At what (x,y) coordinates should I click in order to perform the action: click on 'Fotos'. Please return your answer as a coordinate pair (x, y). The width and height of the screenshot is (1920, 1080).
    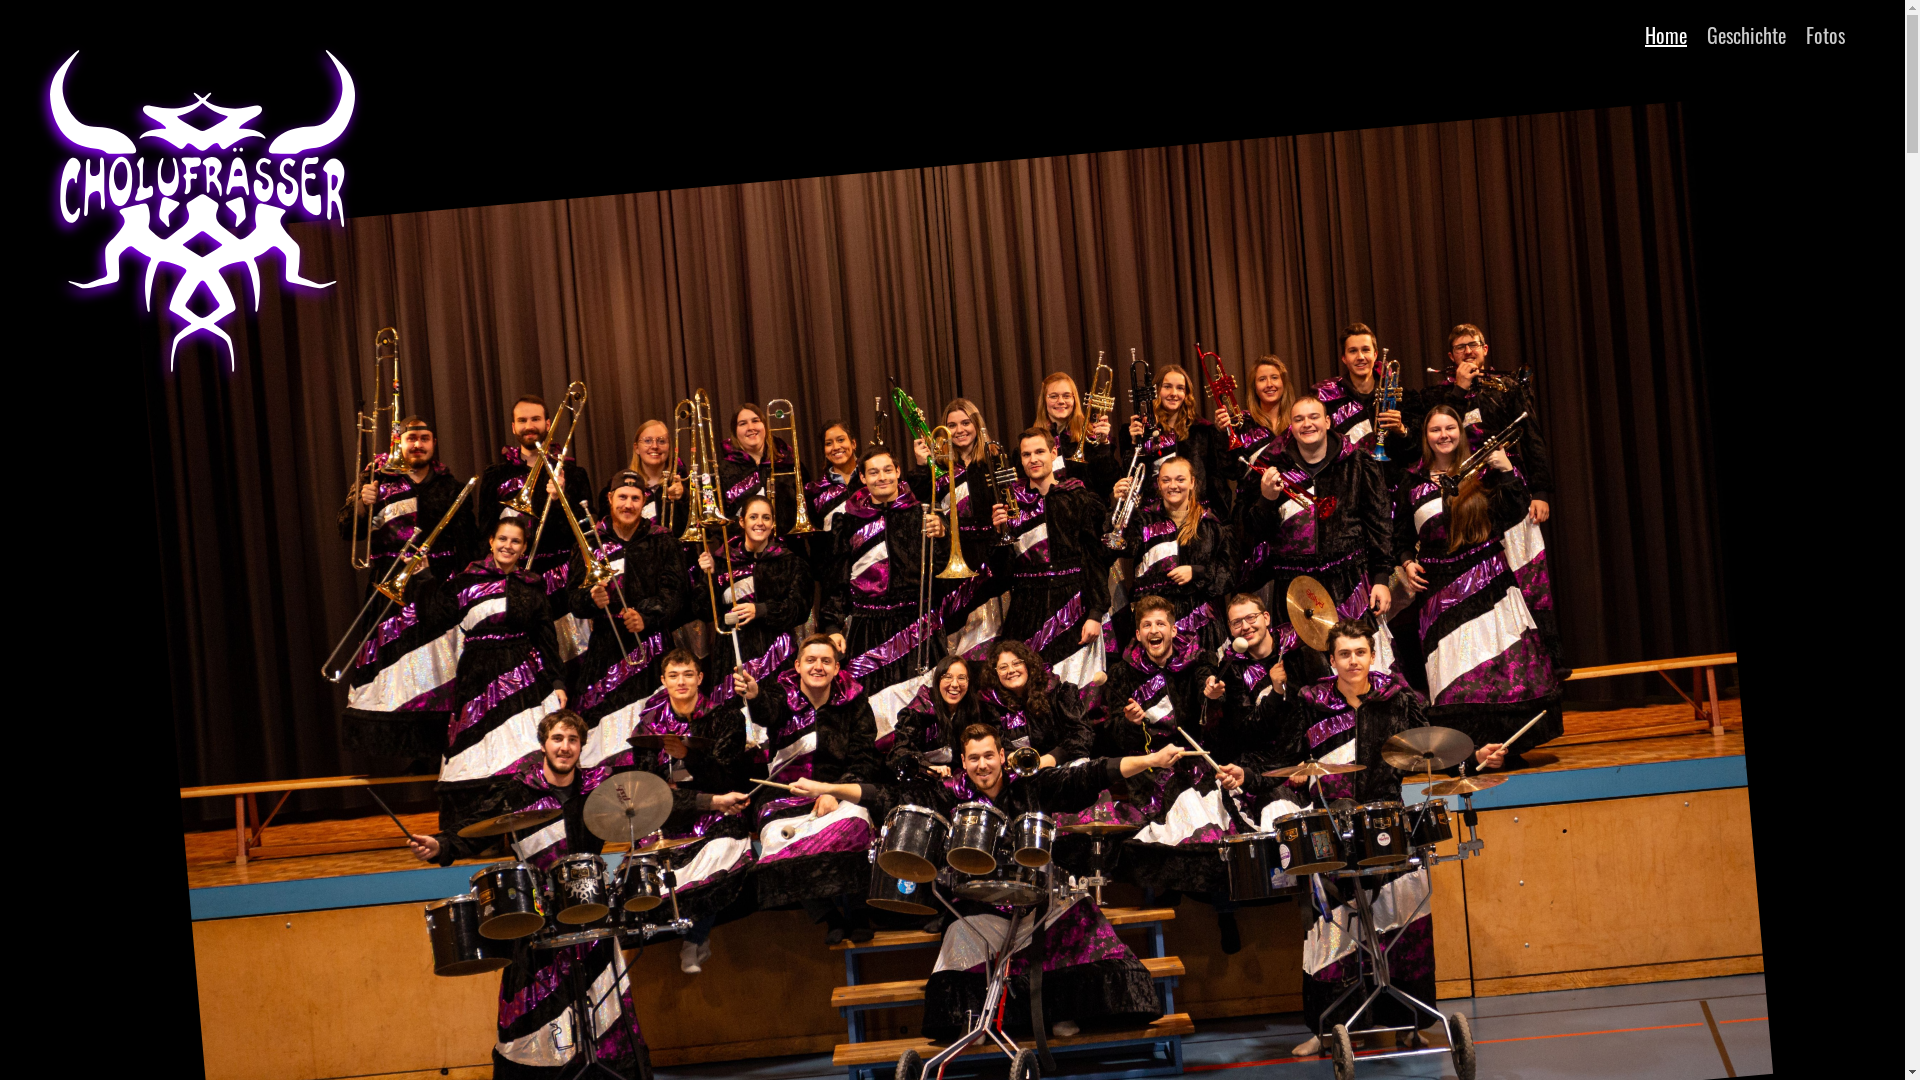
    Looking at the image, I should click on (1805, 34).